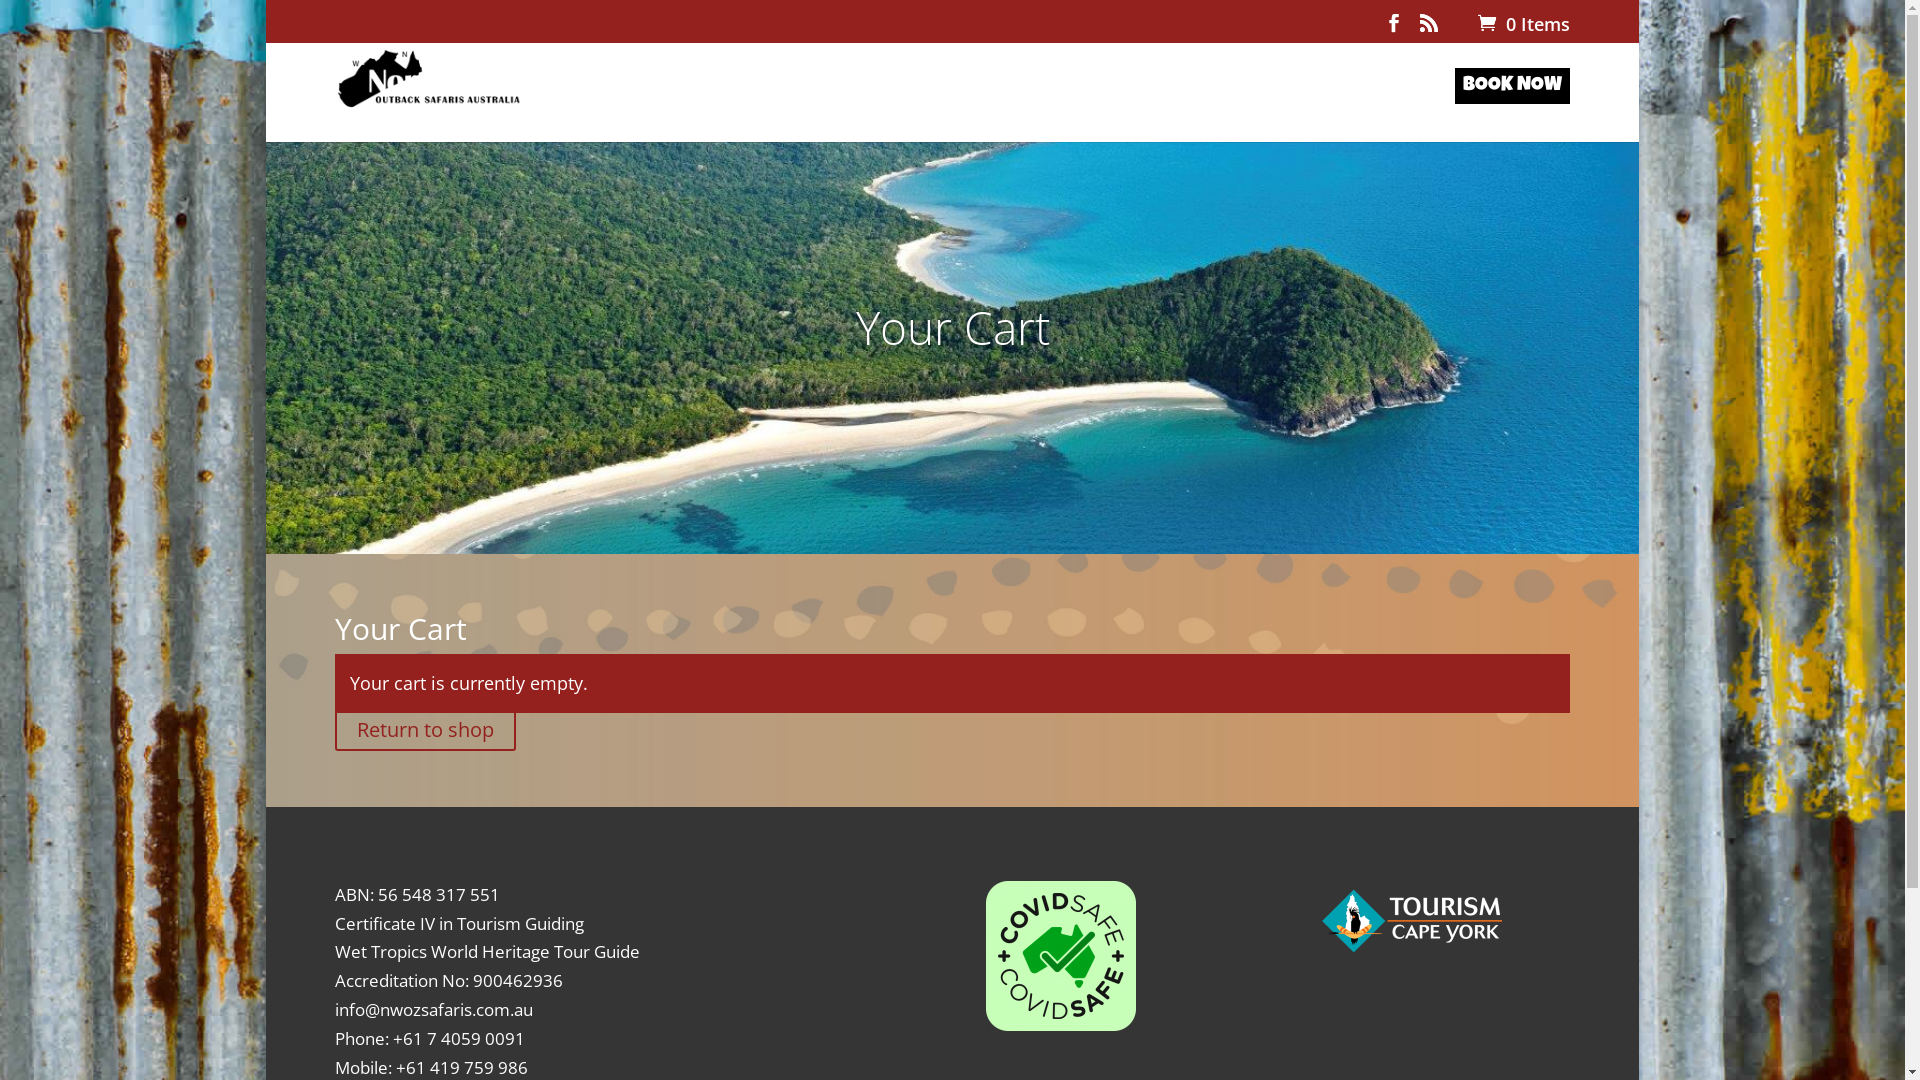 Image resolution: width=1920 pixels, height=1080 pixels. I want to click on 'WHY TRAVEL WITH US?', so click(997, 110).